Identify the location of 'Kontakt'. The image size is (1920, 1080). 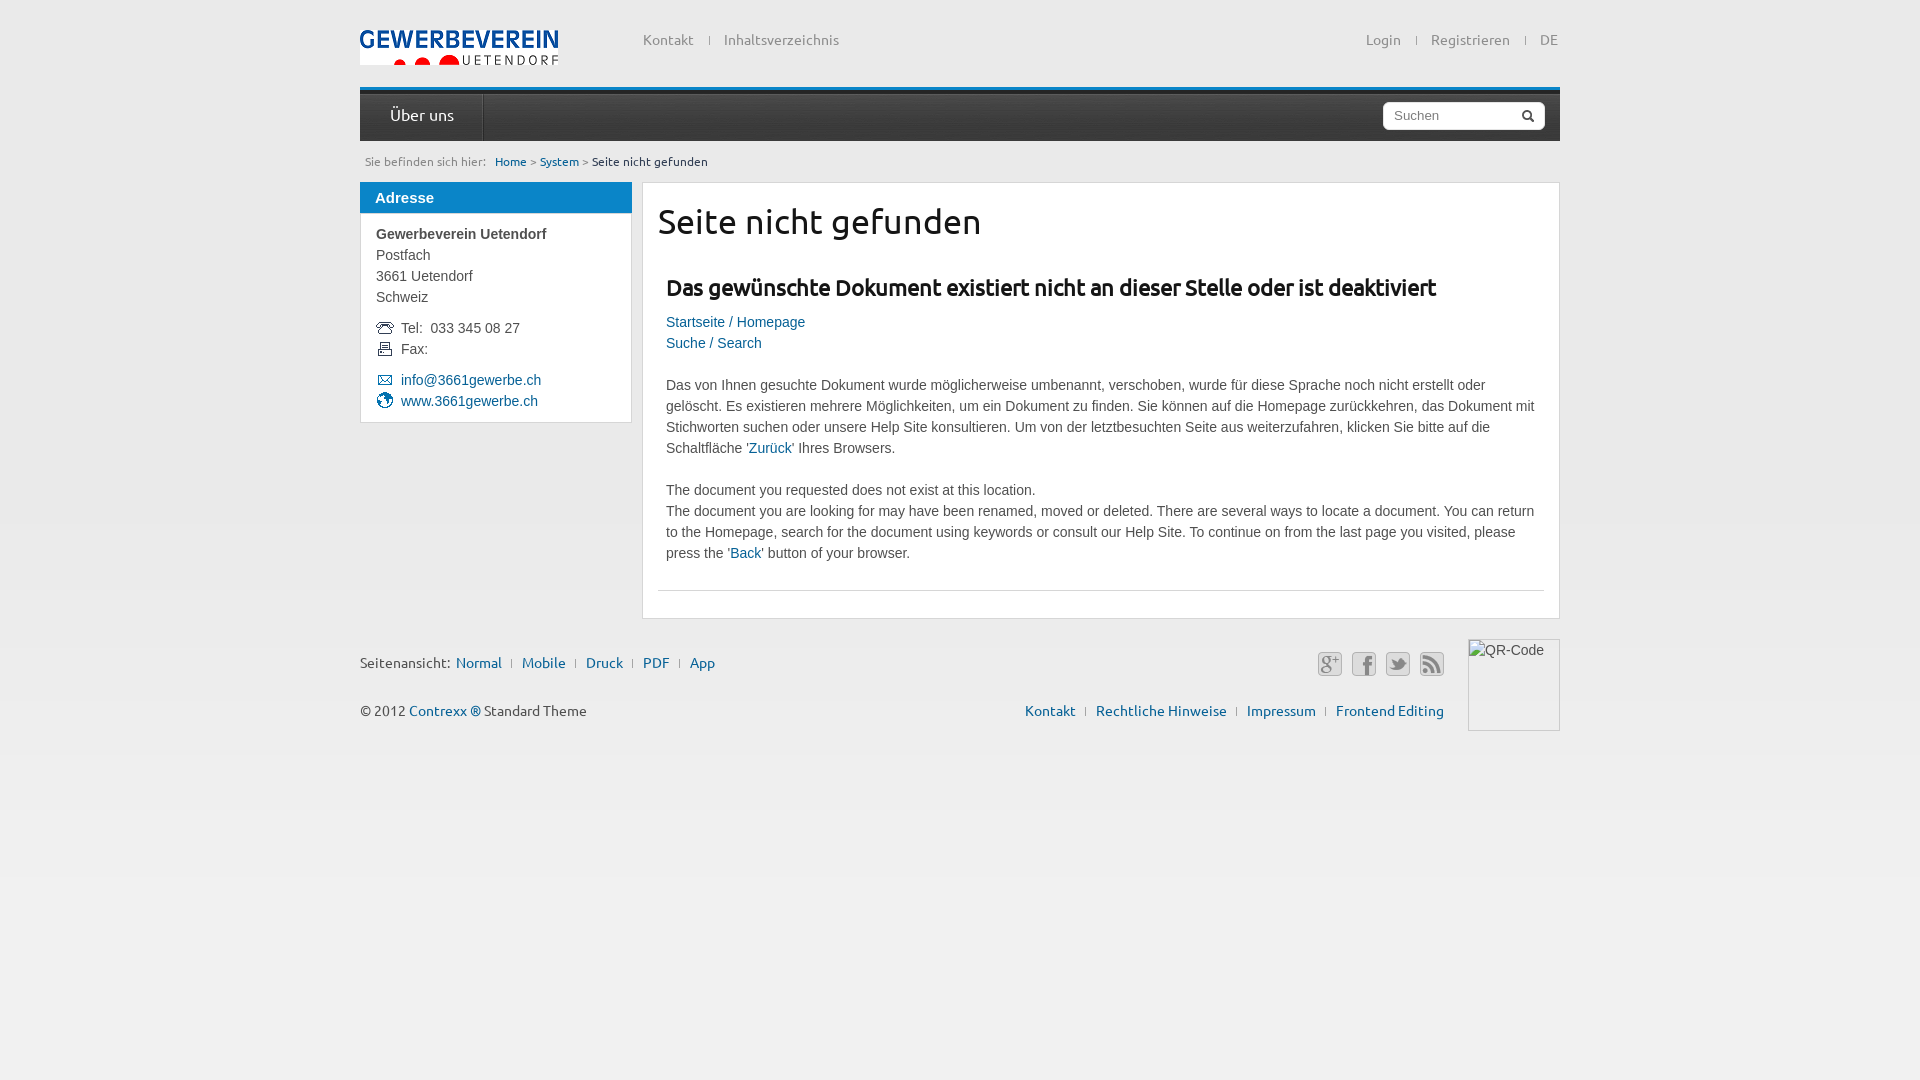
(668, 38).